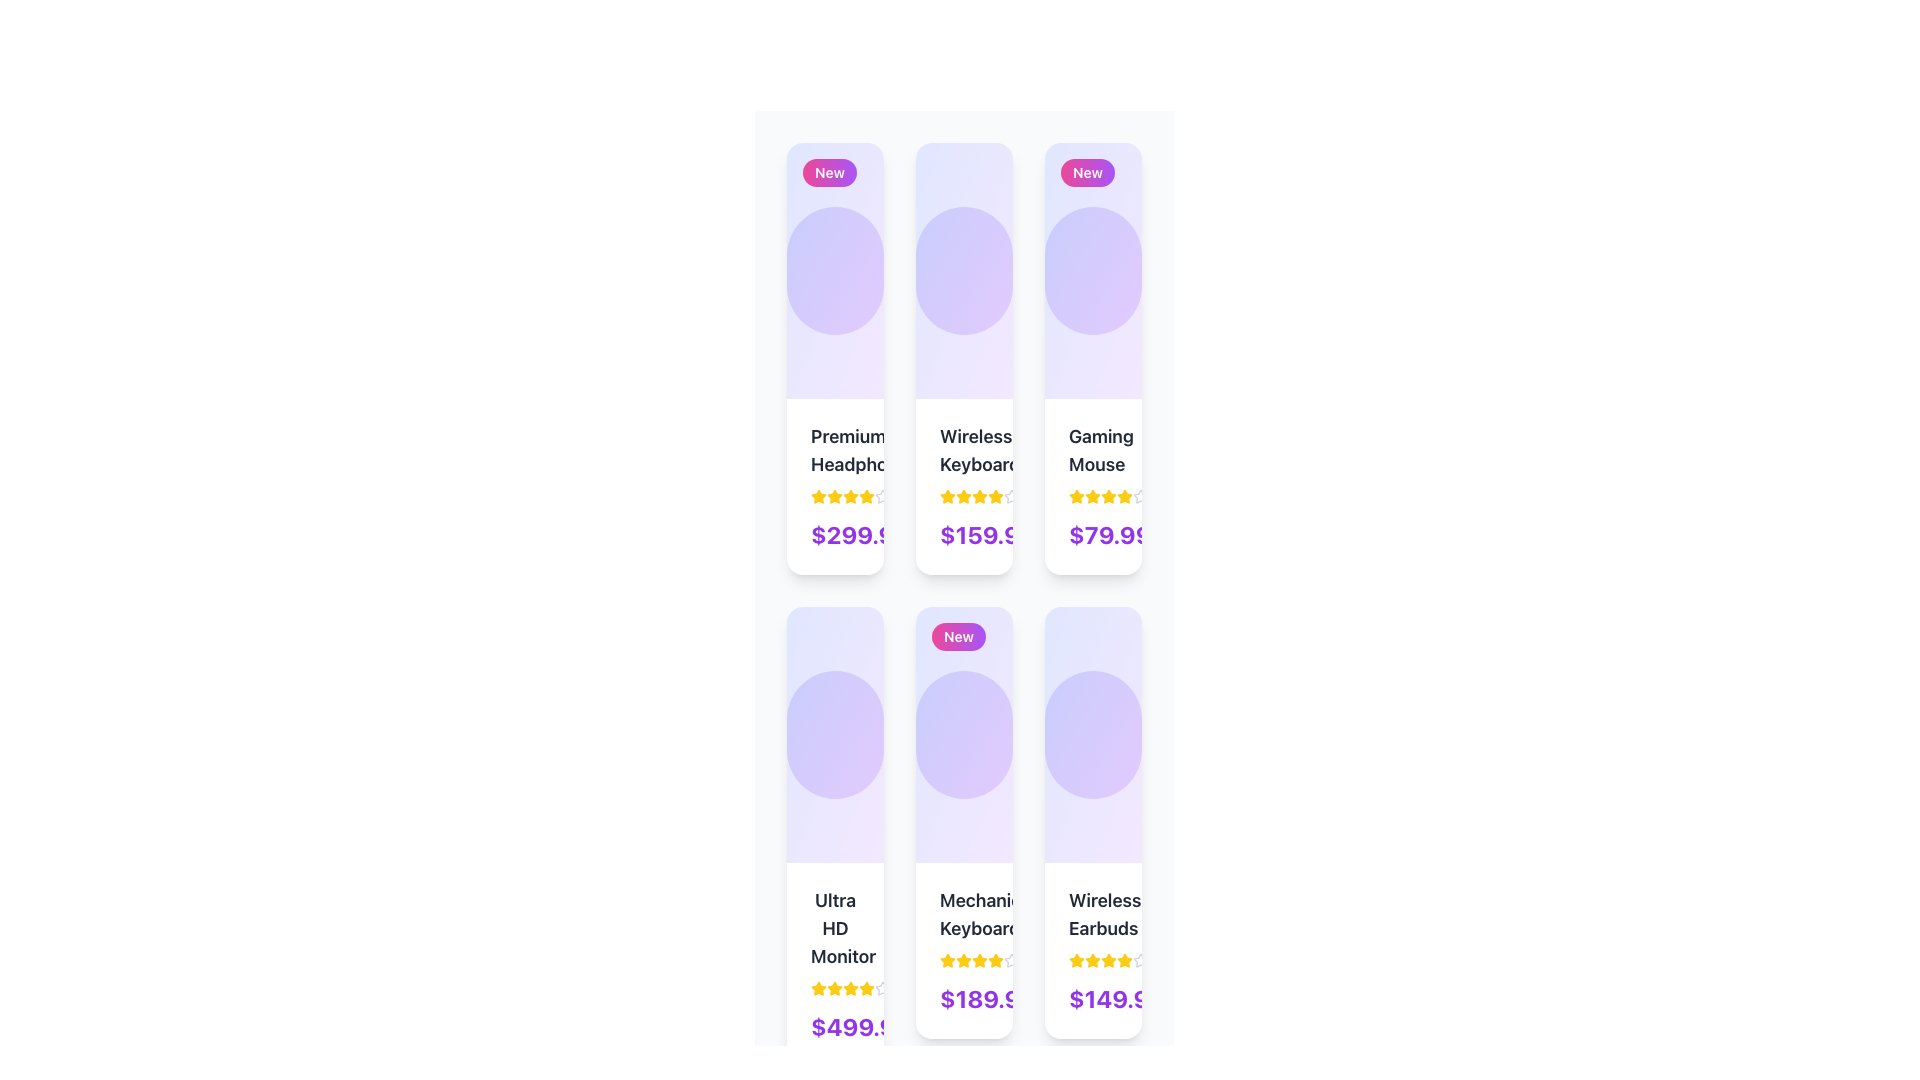 The width and height of the screenshot is (1920, 1080). What do you see at coordinates (964, 735) in the screenshot?
I see `the 'New' status badge located in the top-left corner of the 'Mechanical Keyboard' card layout` at bounding box center [964, 735].